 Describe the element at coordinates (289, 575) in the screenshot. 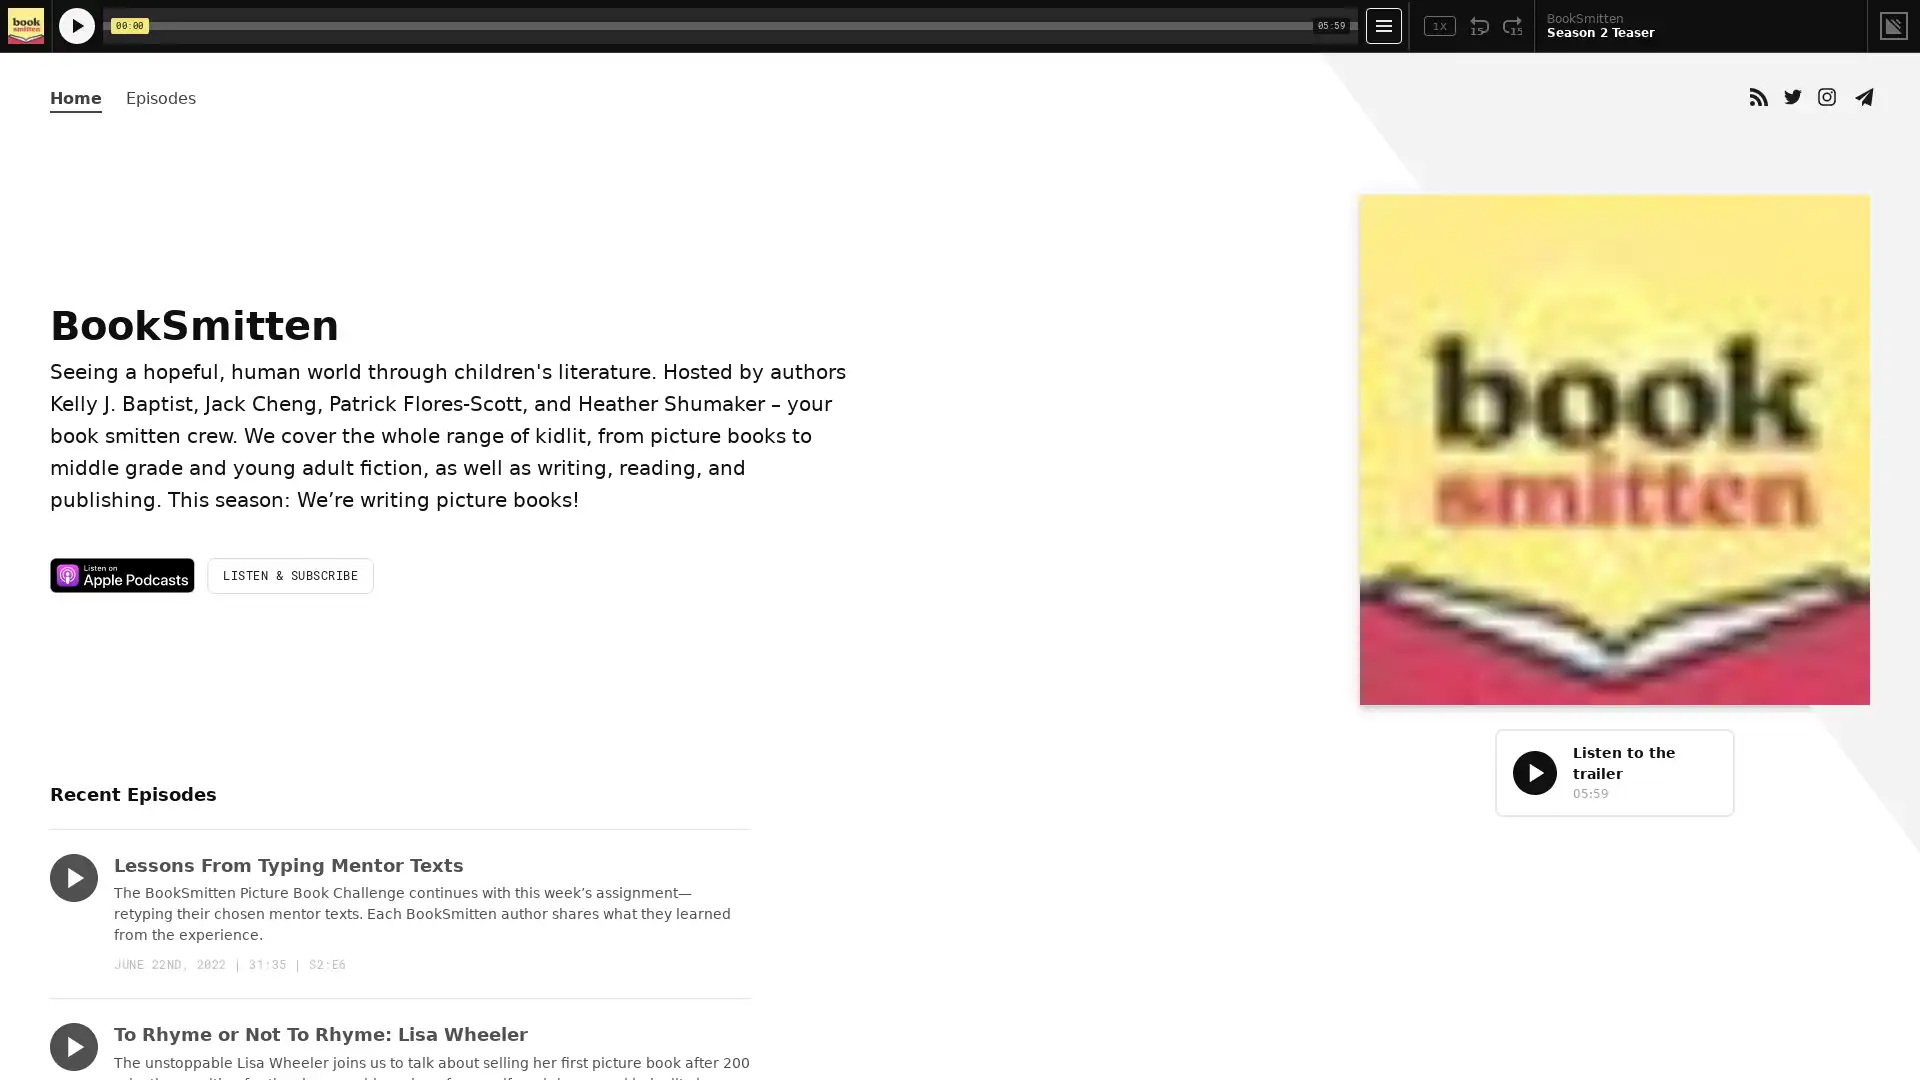

I see `LISTEN & SUBSCRIBE` at that location.